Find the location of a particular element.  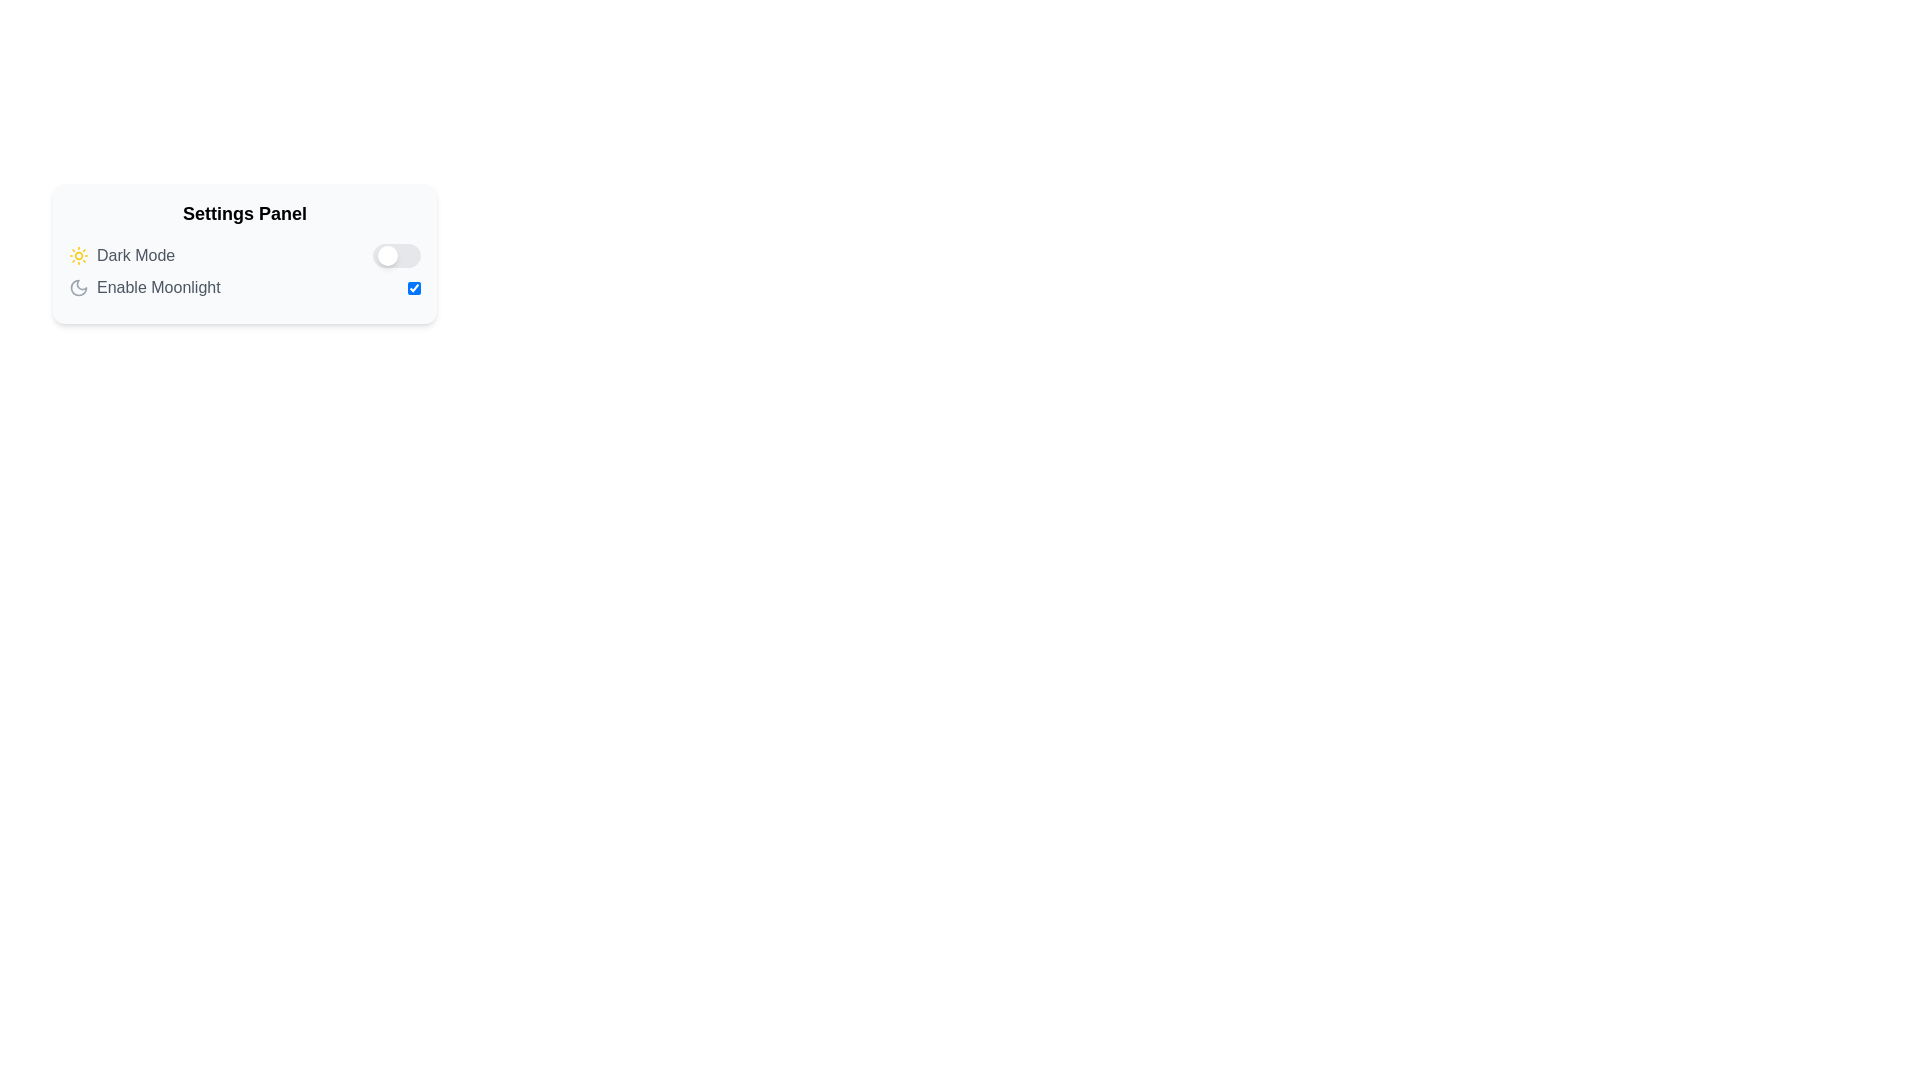

'Dark Mode' label, which features a sun icon in yellow followed by the text 'Dark Mode' in gray, located in the settings panel before the toggle button is located at coordinates (121, 254).